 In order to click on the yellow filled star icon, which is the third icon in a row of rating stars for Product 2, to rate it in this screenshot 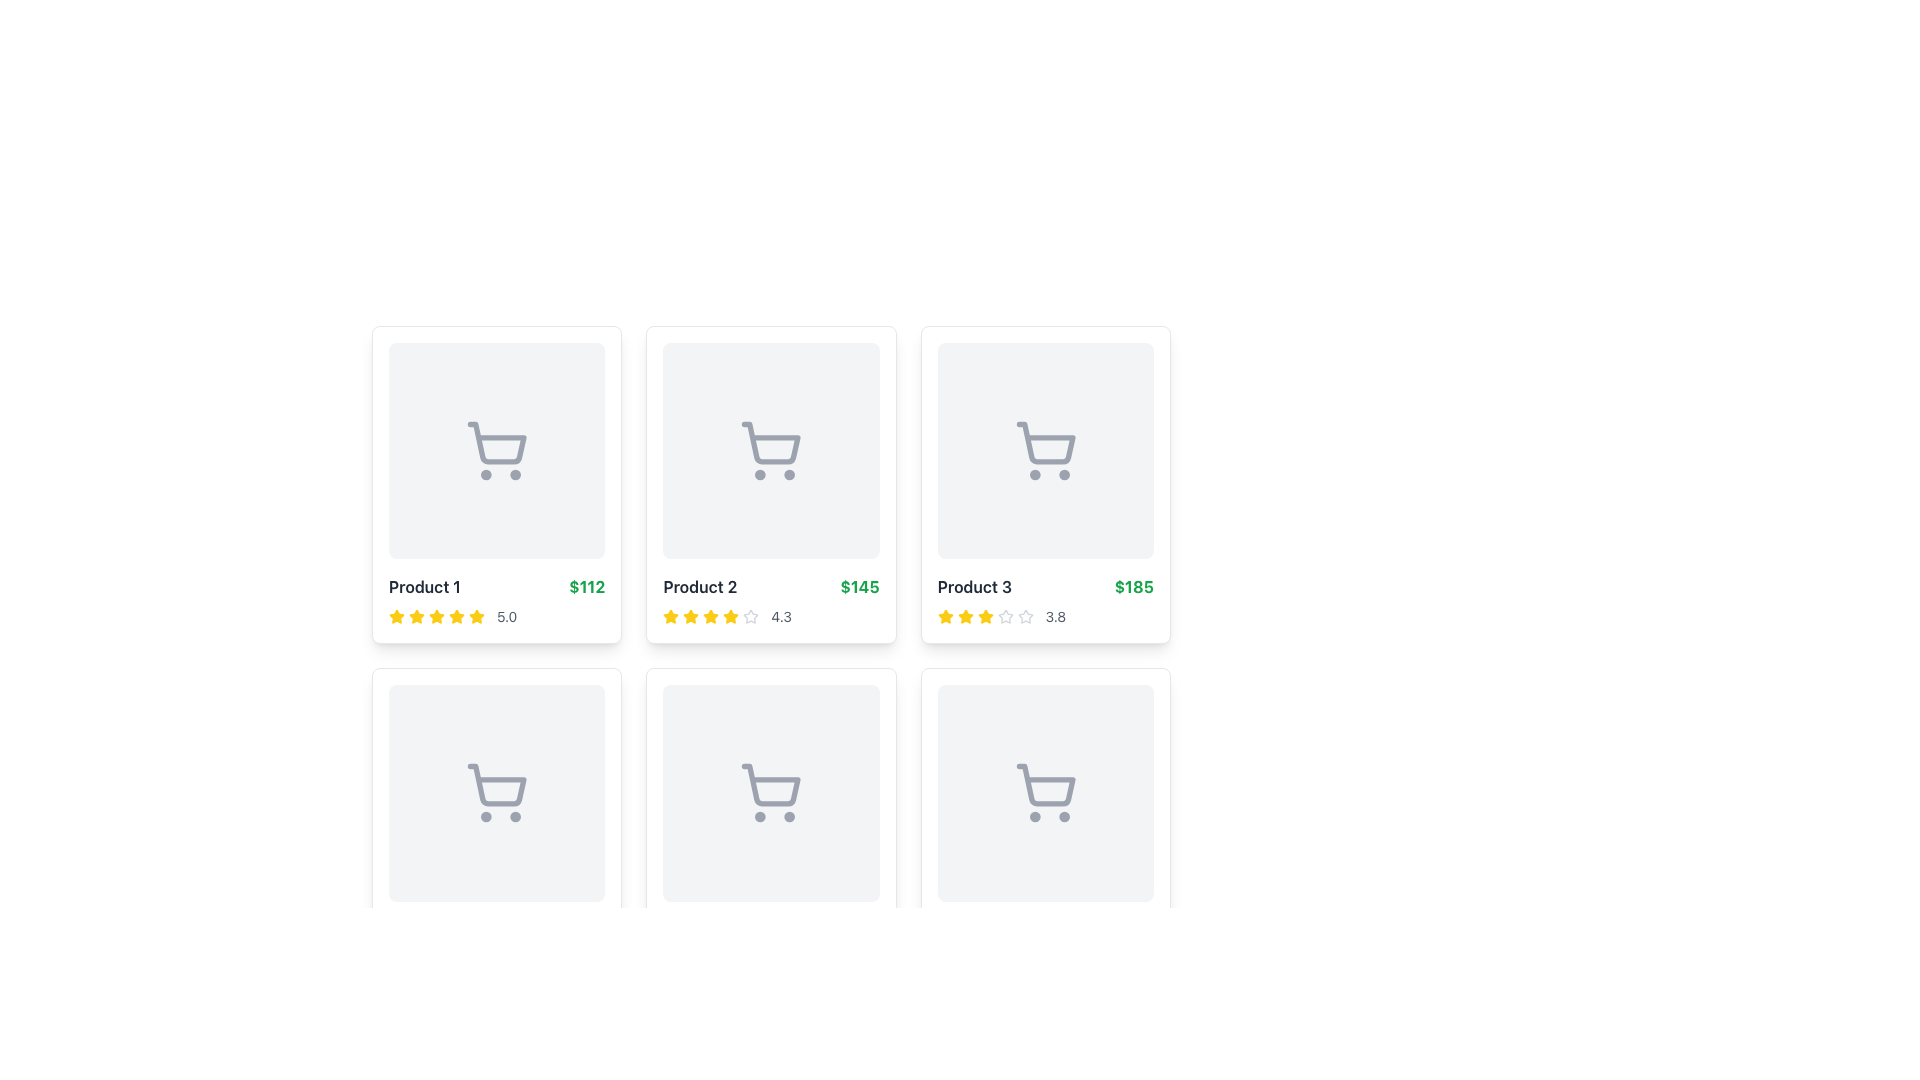, I will do `click(691, 616)`.